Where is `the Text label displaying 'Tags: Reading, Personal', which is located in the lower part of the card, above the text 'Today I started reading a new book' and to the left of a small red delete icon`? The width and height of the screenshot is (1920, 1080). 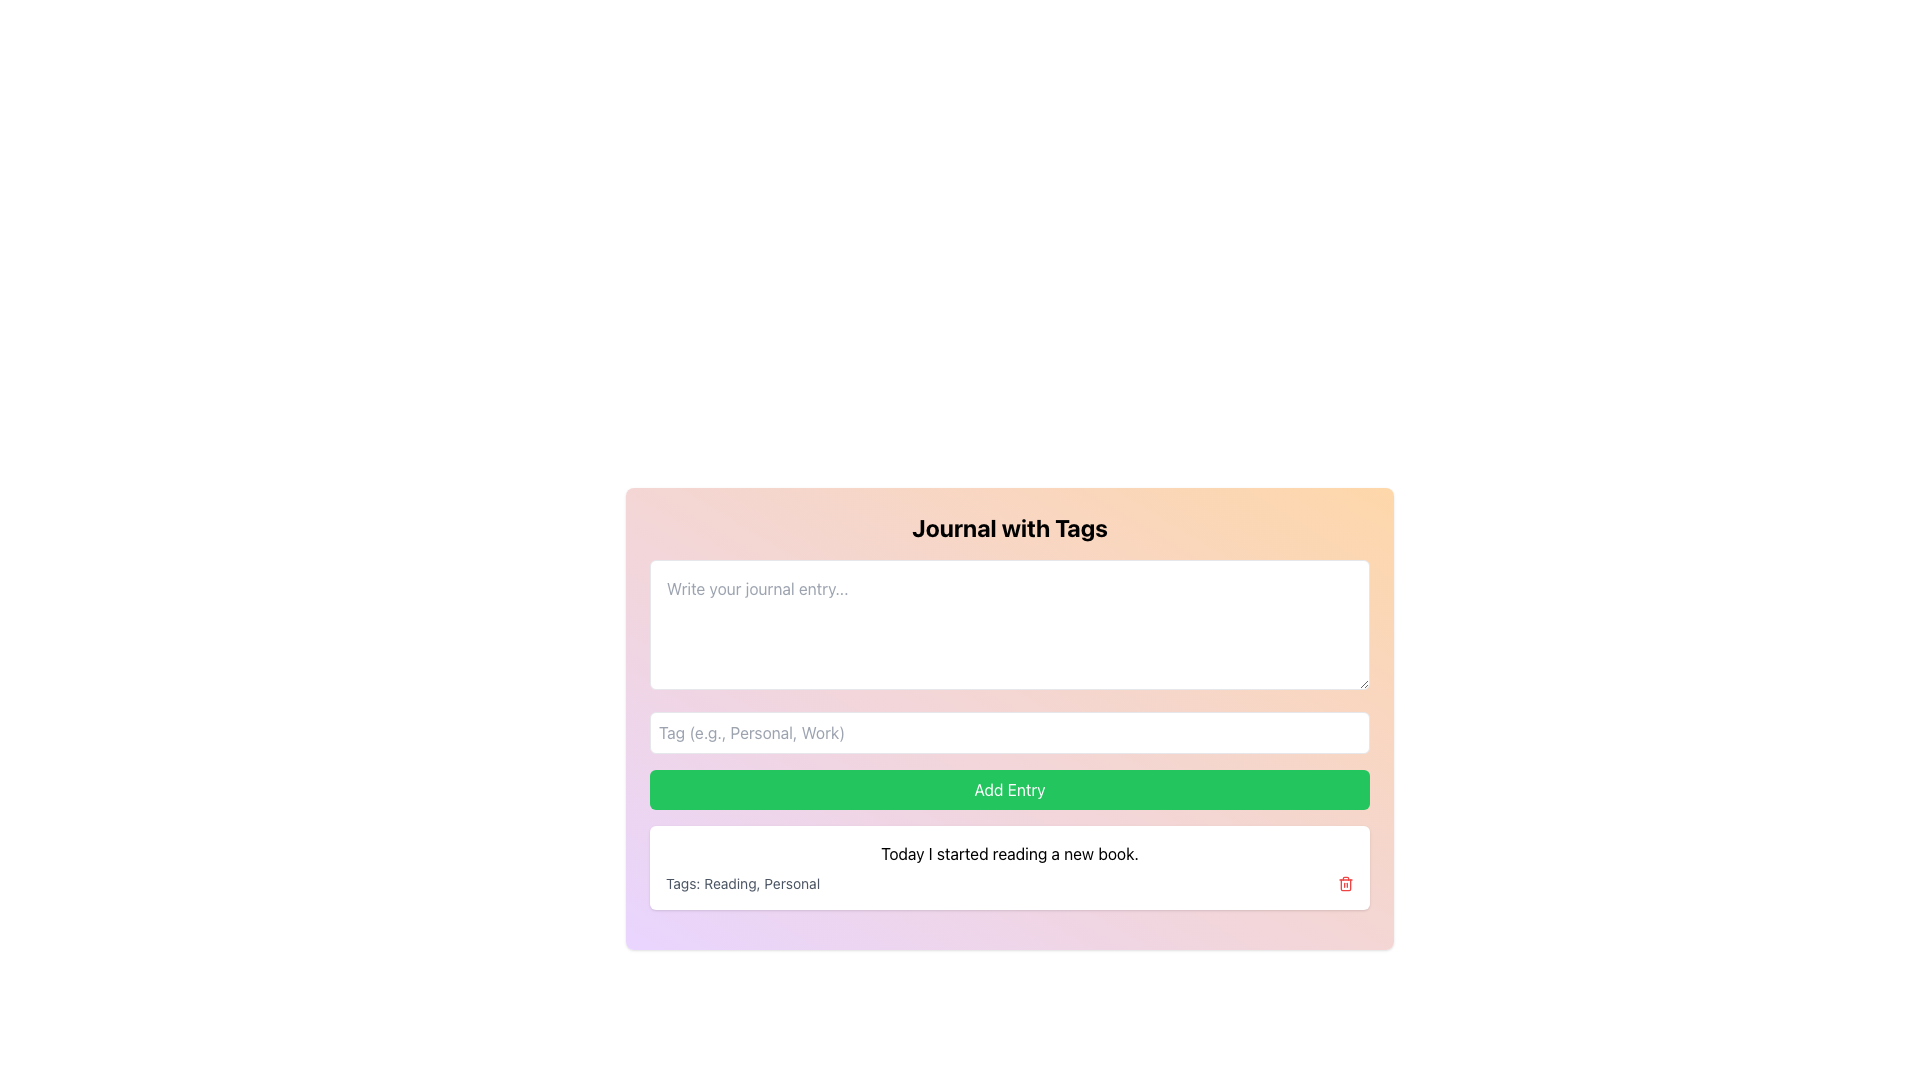
the Text label displaying 'Tags: Reading, Personal', which is located in the lower part of the card, above the text 'Today I started reading a new book' and to the left of a small red delete icon is located at coordinates (742, 882).